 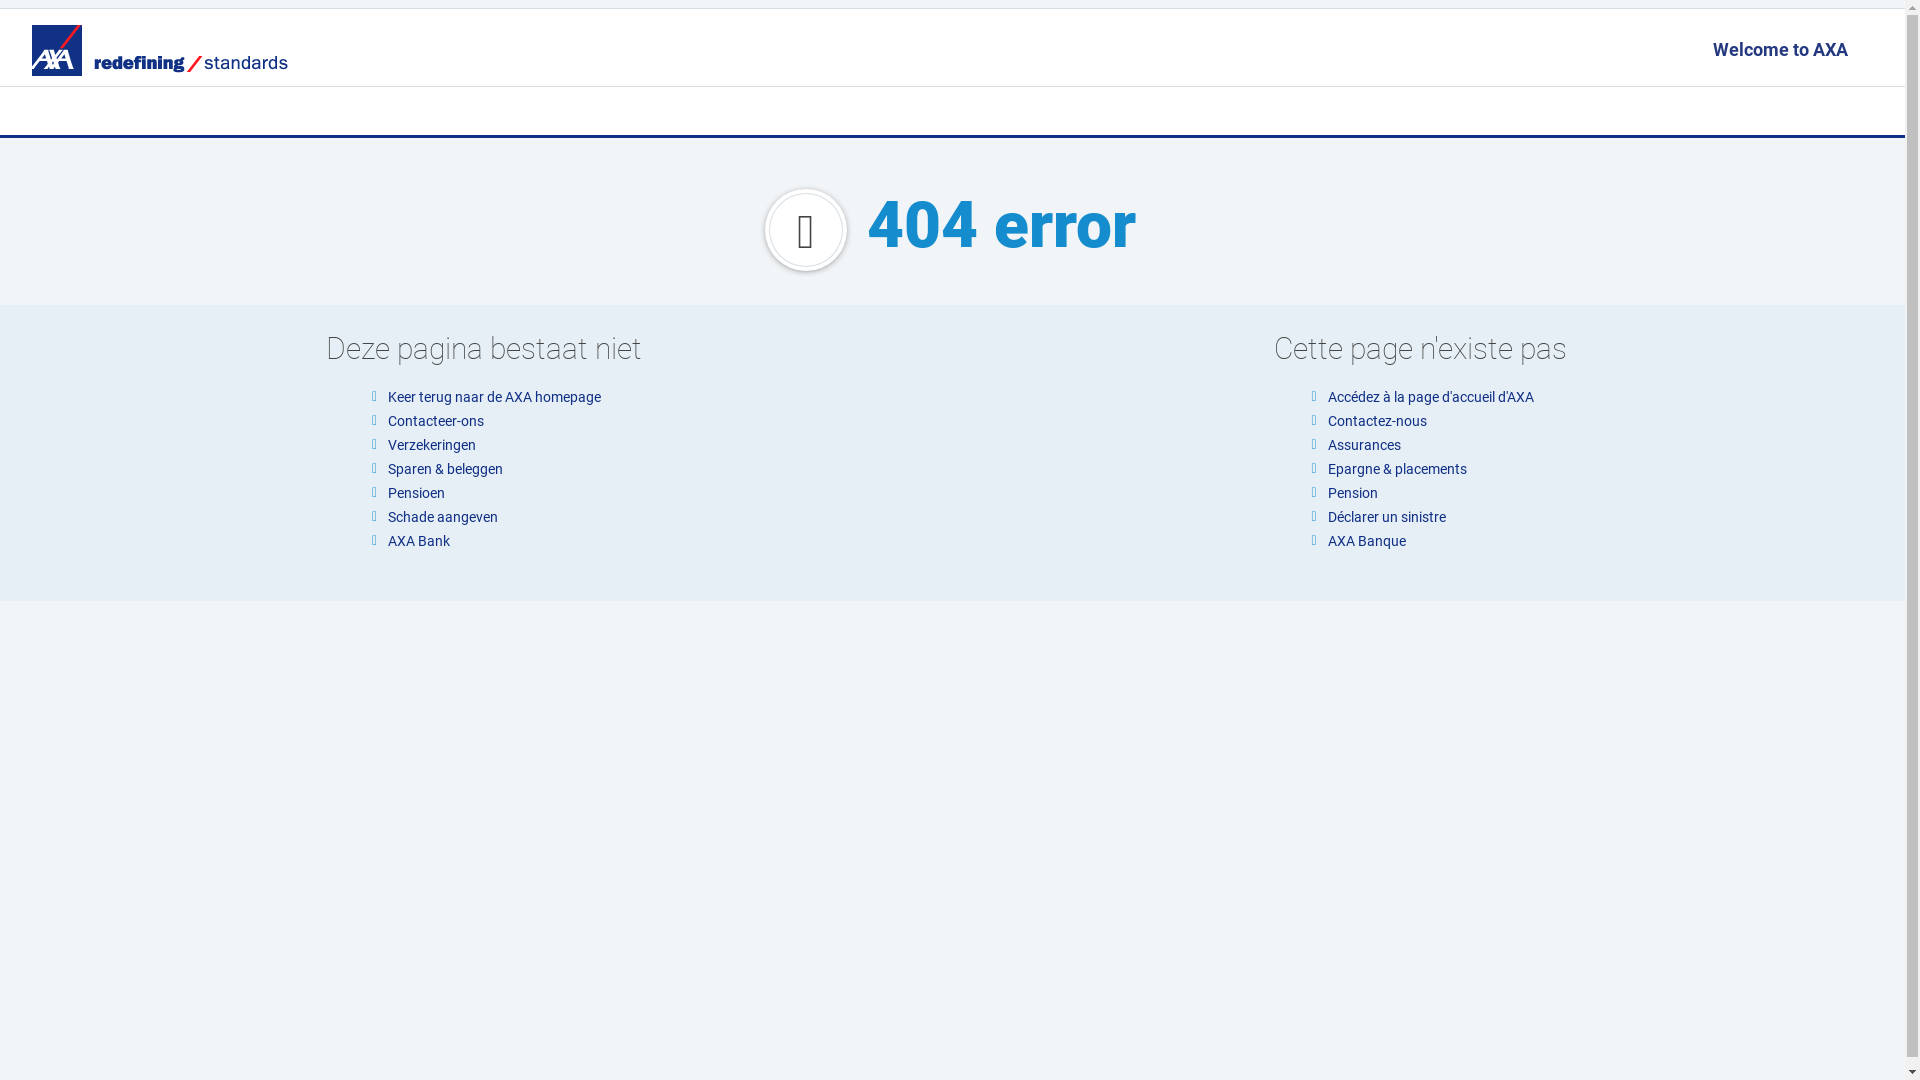 What do you see at coordinates (441, 515) in the screenshot?
I see `'Schade aangeven'` at bounding box center [441, 515].